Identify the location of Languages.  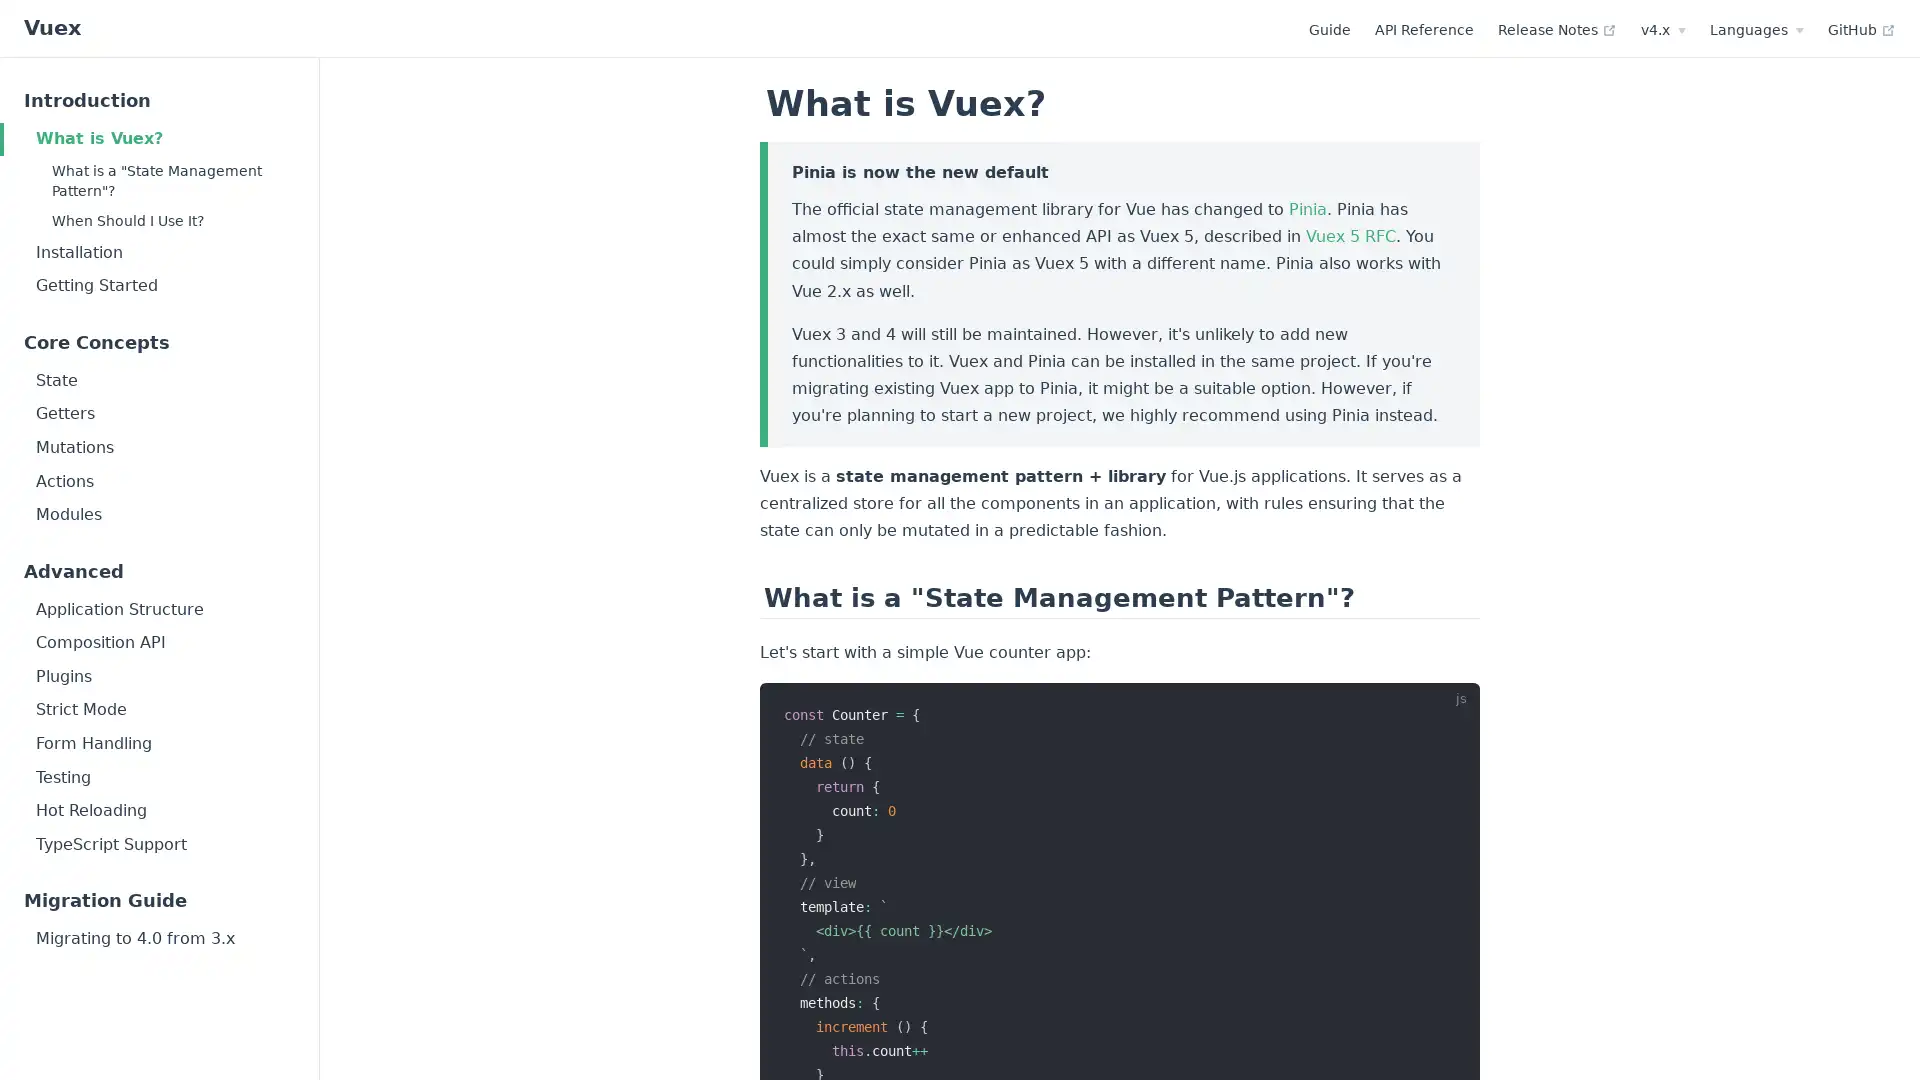
(1755, 30).